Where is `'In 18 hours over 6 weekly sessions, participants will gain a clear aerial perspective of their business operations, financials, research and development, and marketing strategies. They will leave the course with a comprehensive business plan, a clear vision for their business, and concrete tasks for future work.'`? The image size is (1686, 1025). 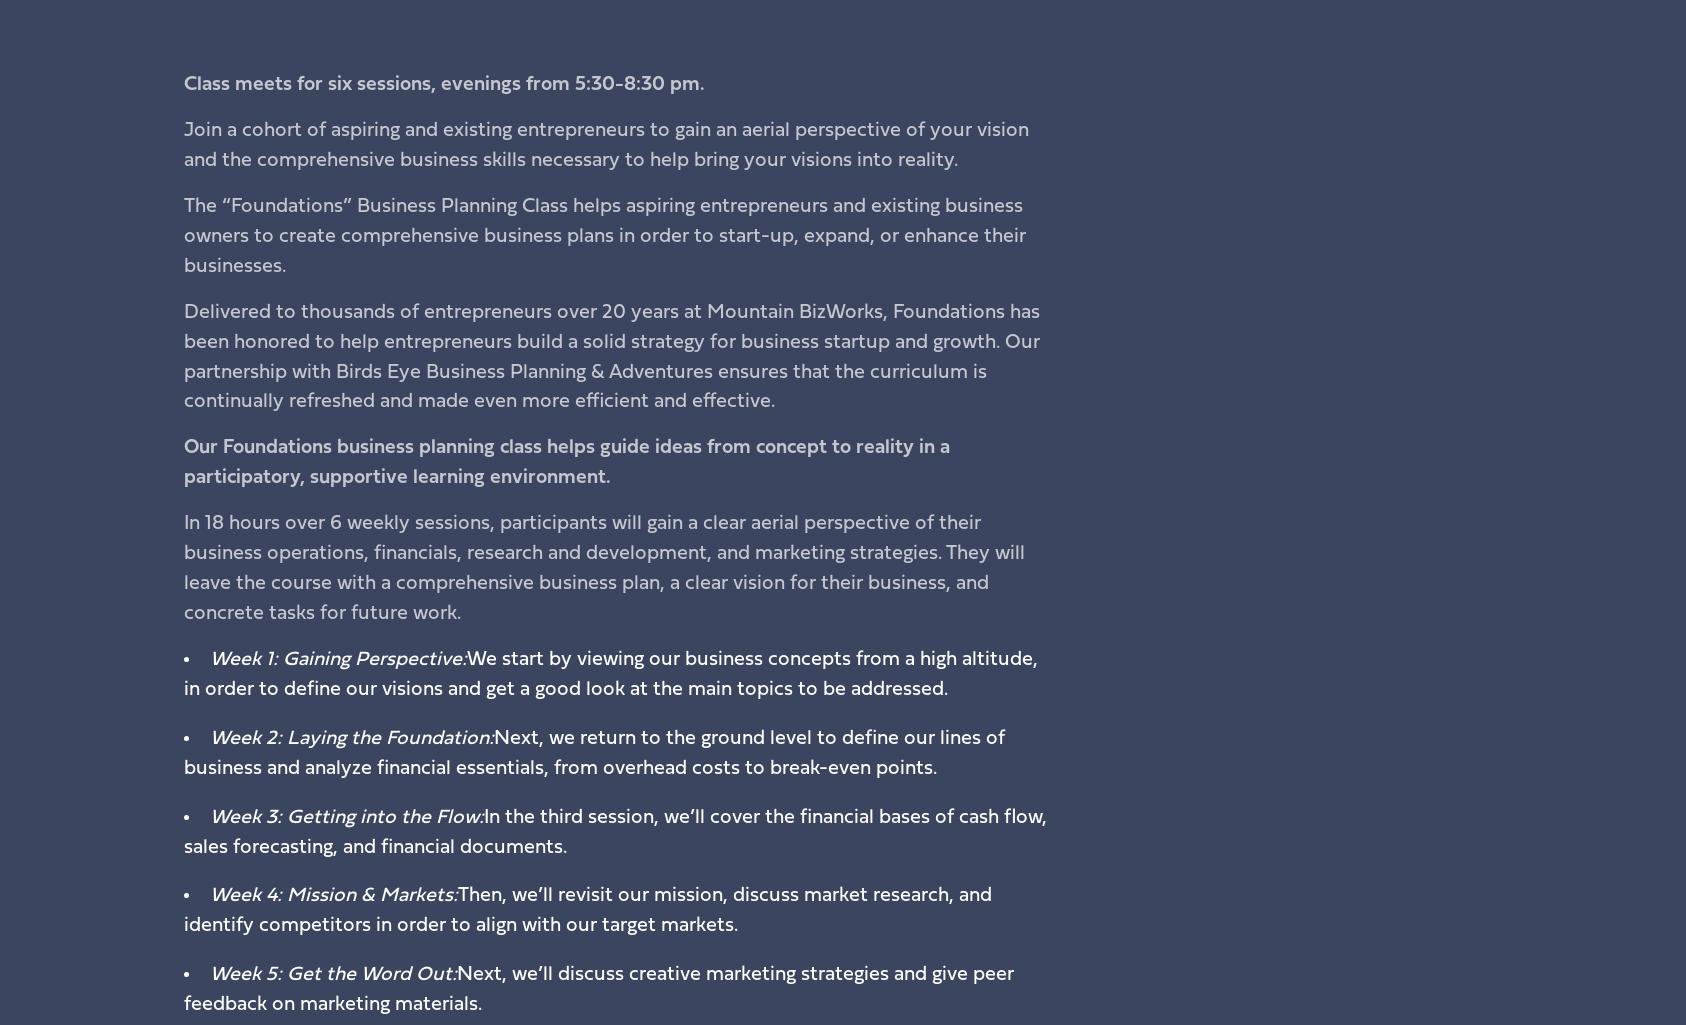 'In 18 hours over 6 weekly sessions, participants will gain a clear aerial perspective of their business operations, financials, research and development, and marketing strategies. They will leave the course with a comprehensive business plan, a clear vision for their business, and concrete tasks for future work.' is located at coordinates (602, 568).